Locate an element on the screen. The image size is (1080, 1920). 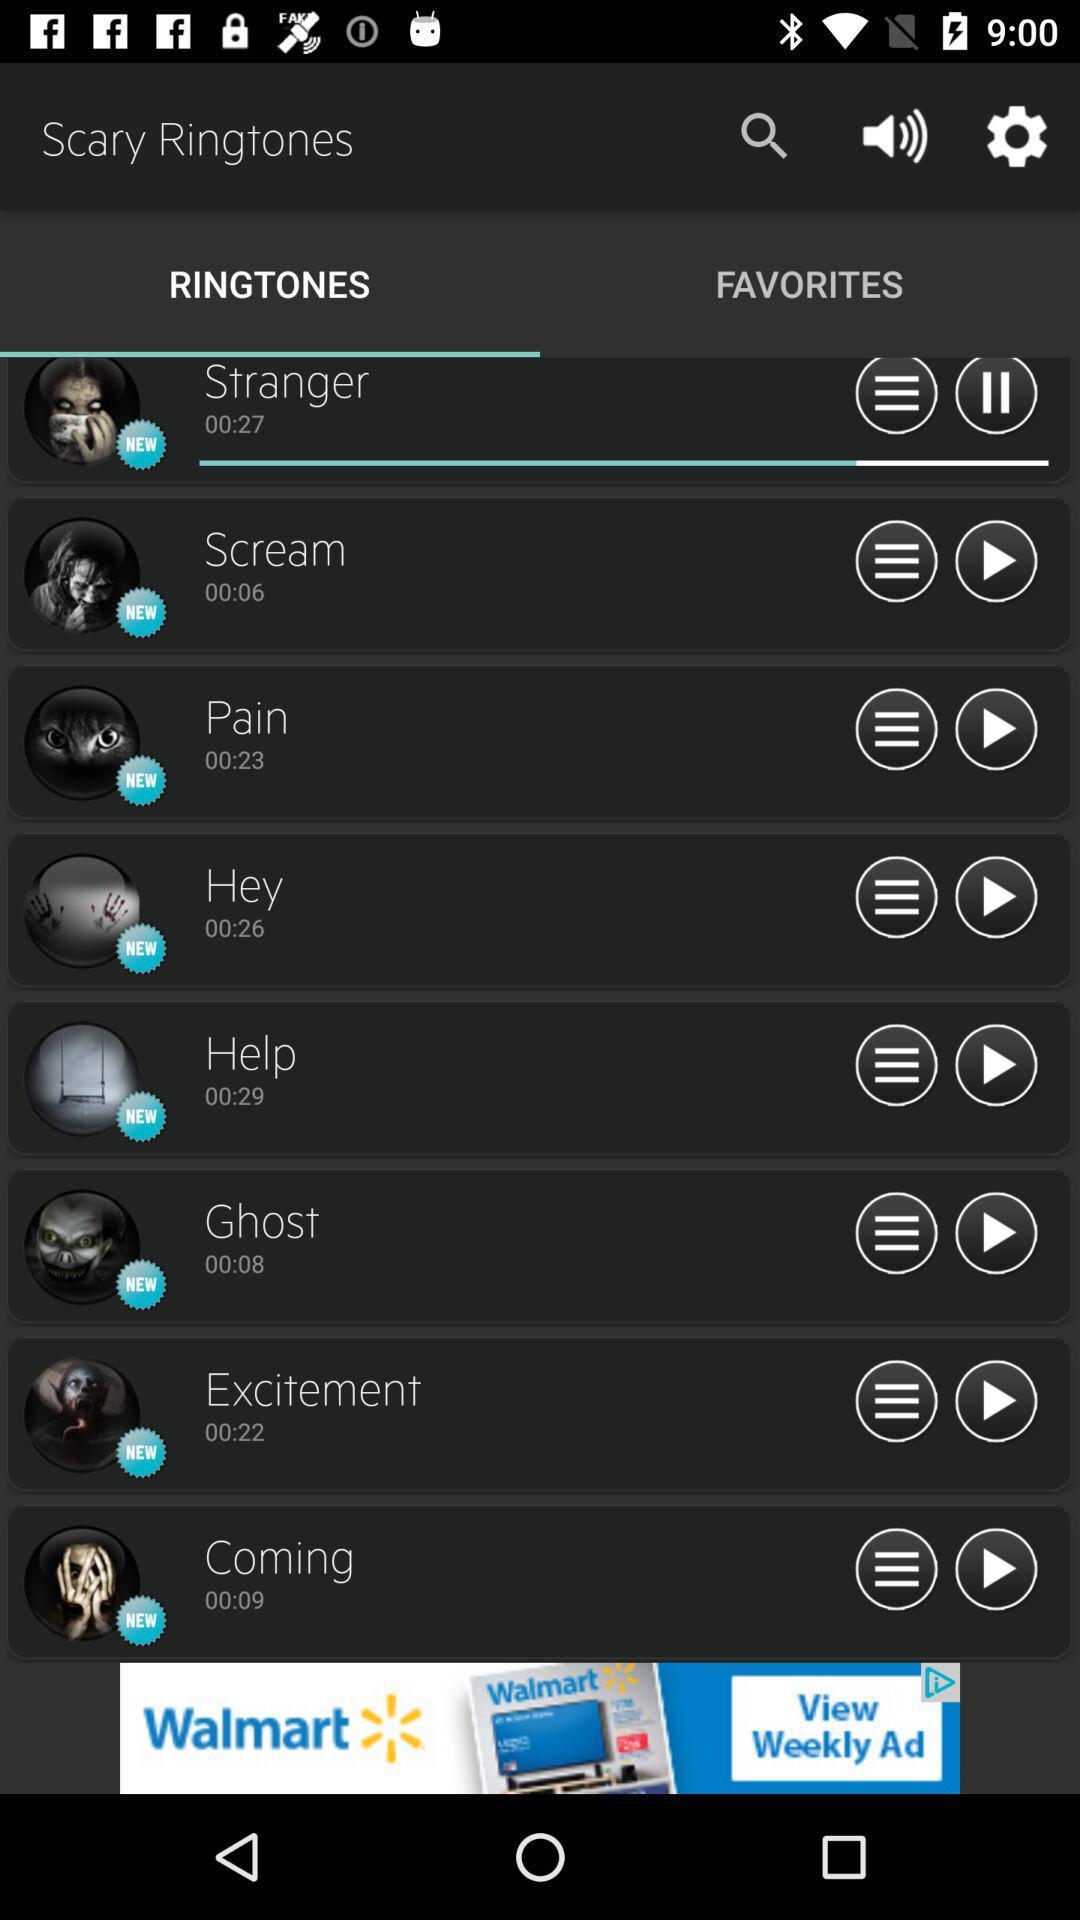
open menu options is located at coordinates (895, 897).